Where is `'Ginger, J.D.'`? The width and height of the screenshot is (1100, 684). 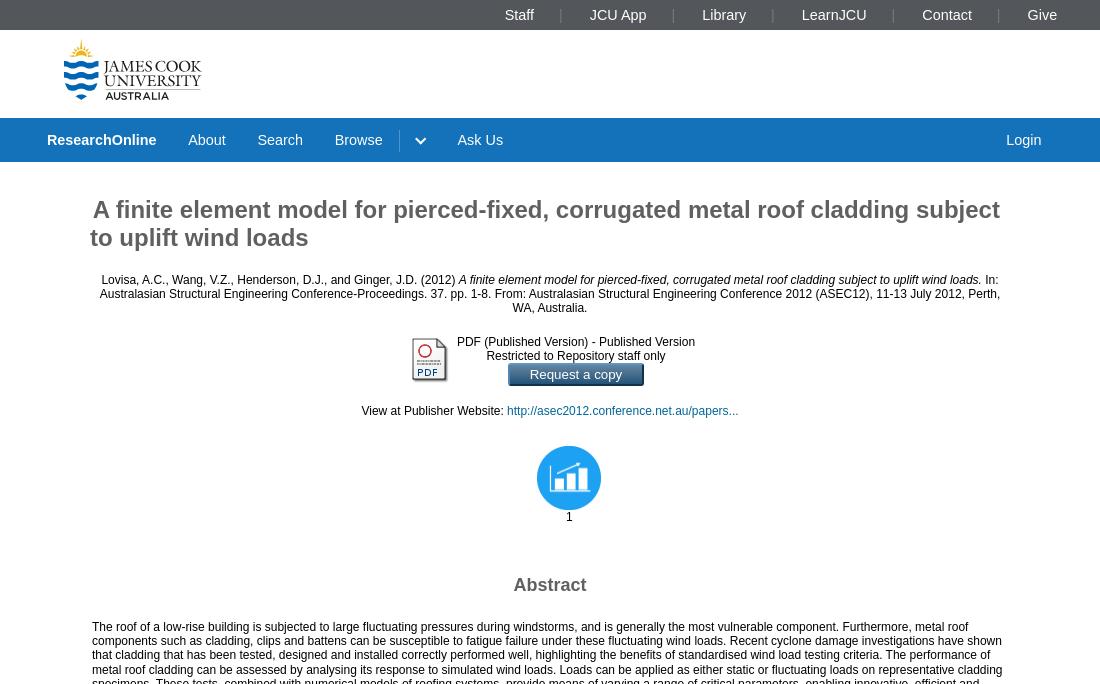
'Ginger, J.D.' is located at coordinates (385, 279).